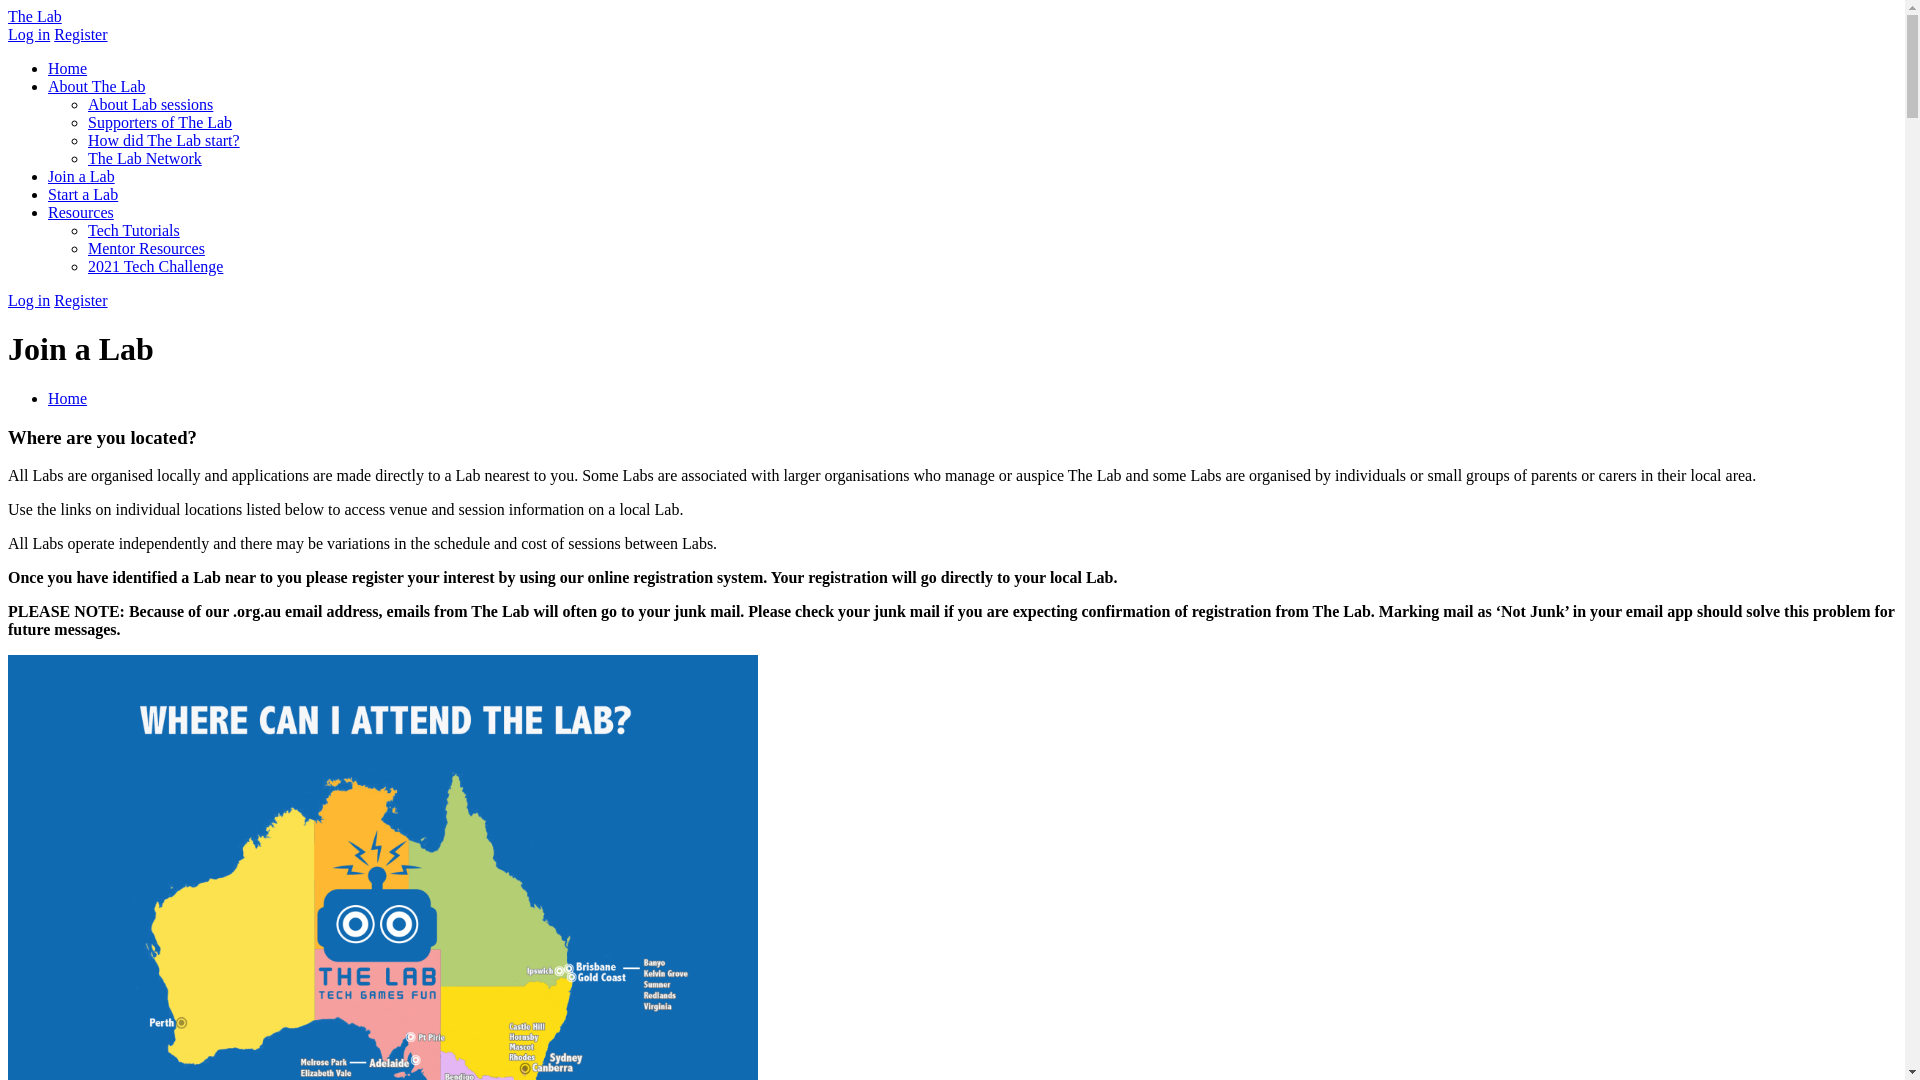 The height and width of the screenshot is (1080, 1920). I want to click on 'How did The Lab start?', so click(163, 139).